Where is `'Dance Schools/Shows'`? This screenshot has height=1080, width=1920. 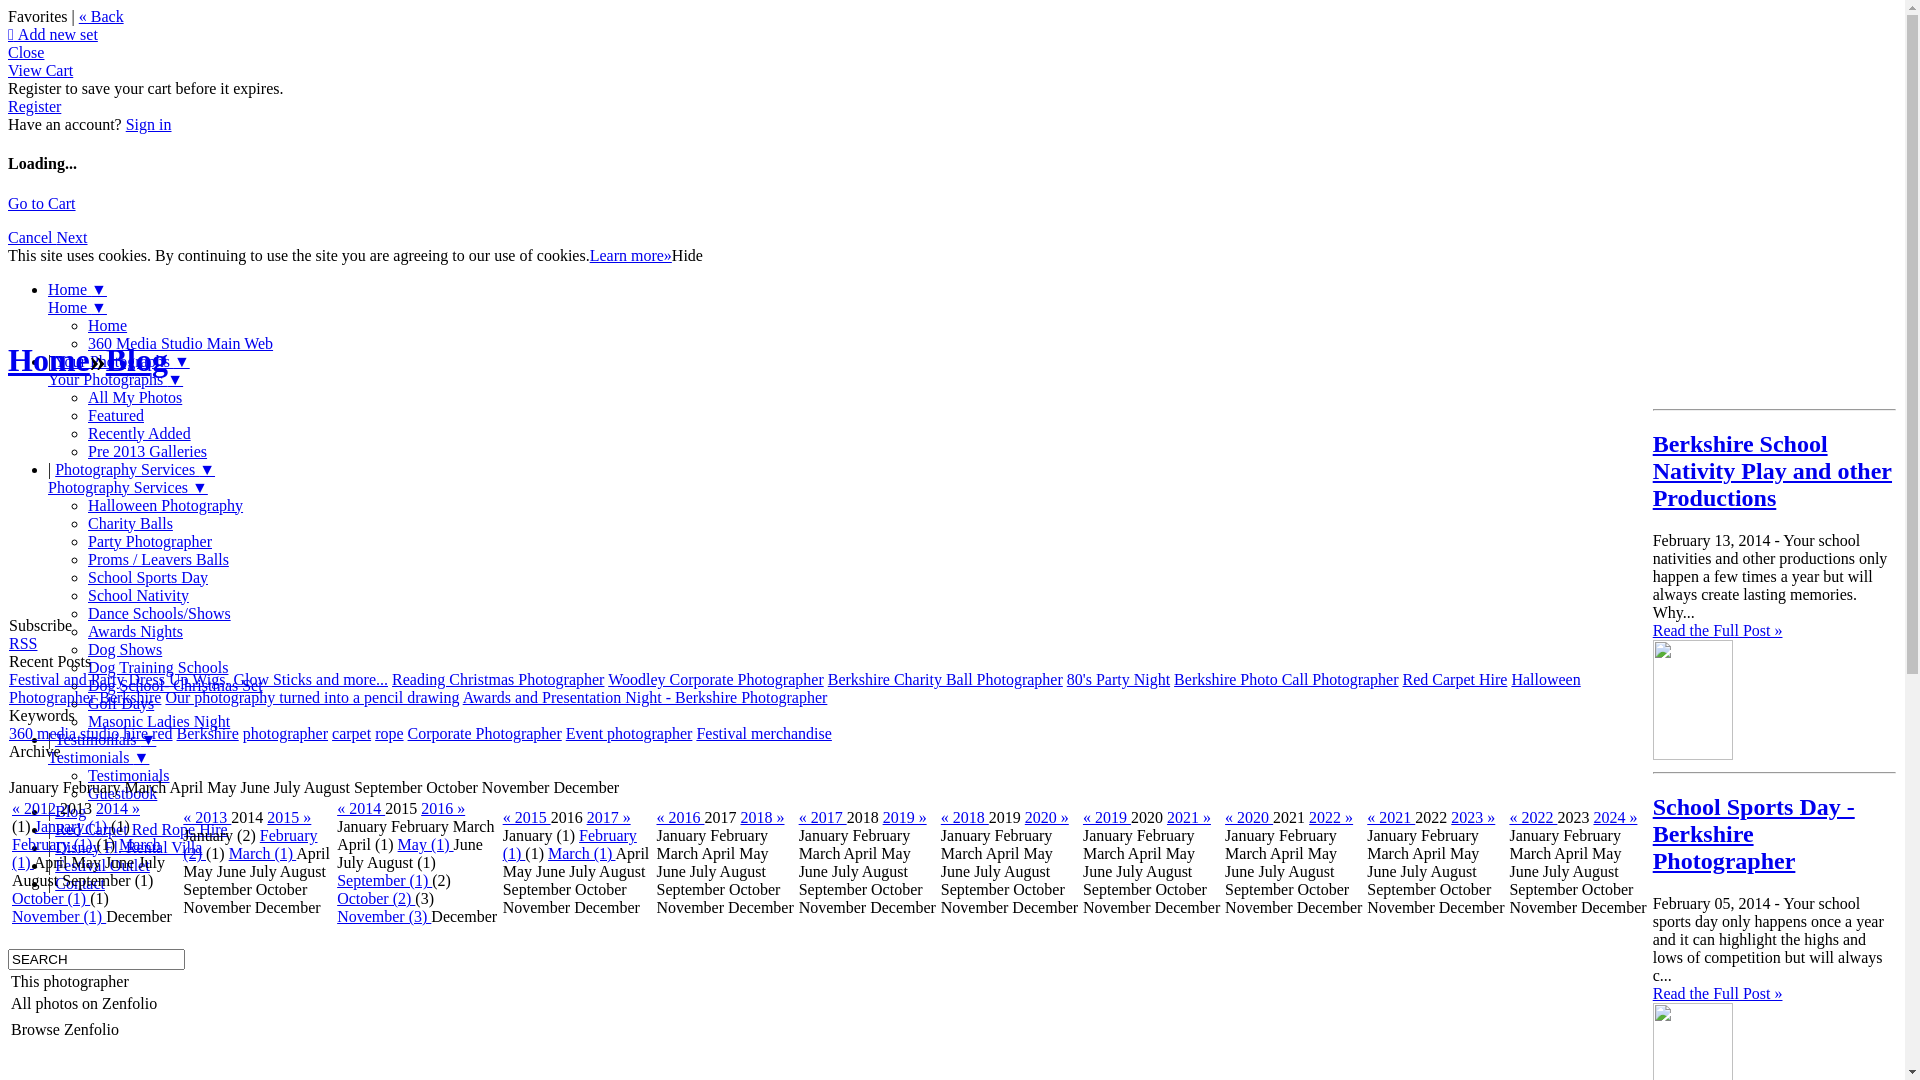
'Dance Schools/Shows' is located at coordinates (158, 612).